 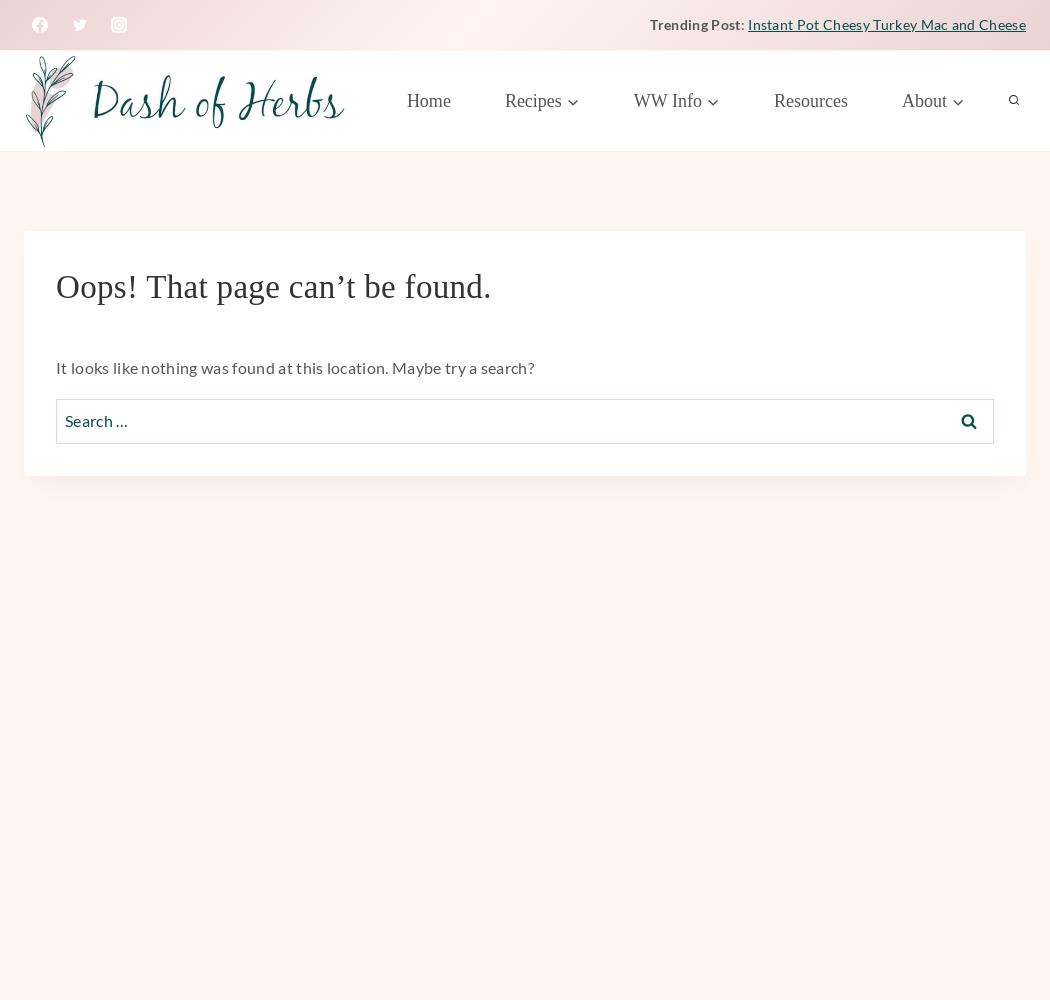 What do you see at coordinates (54, 287) in the screenshot?
I see `'Oops! That page can’t be found.'` at bounding box center [54, 287].